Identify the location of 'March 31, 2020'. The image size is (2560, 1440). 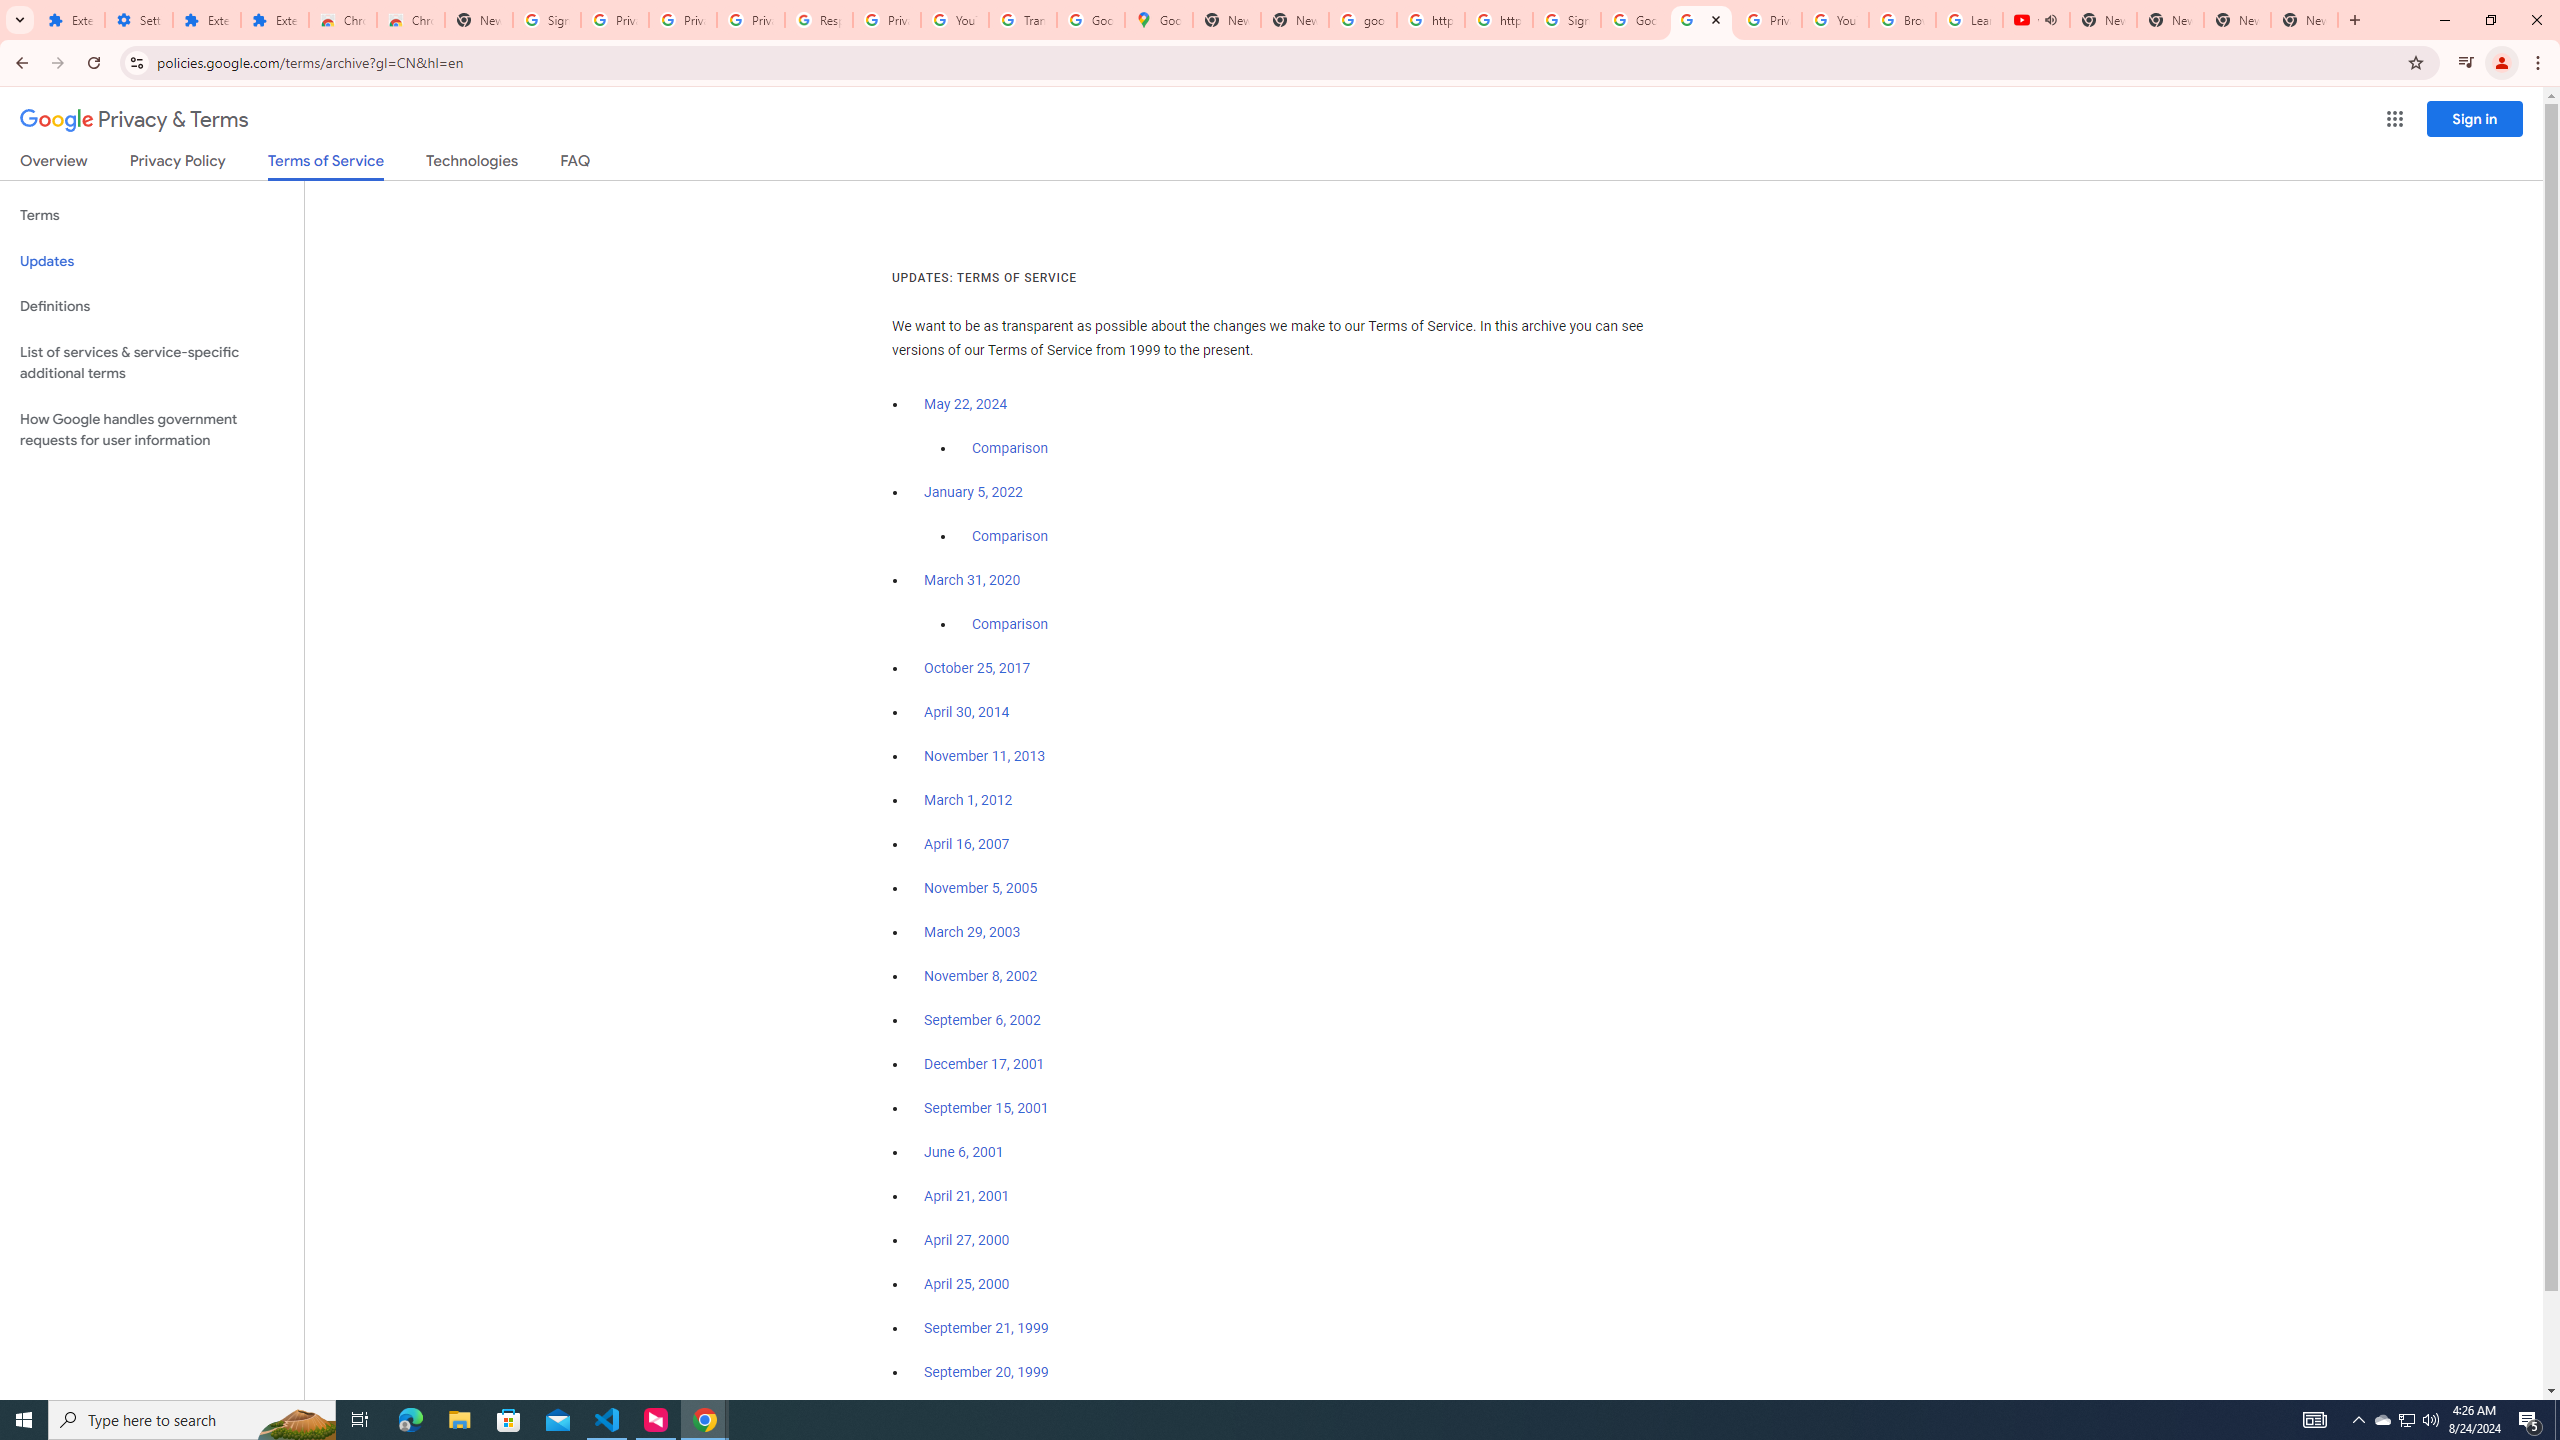
(971, 581).